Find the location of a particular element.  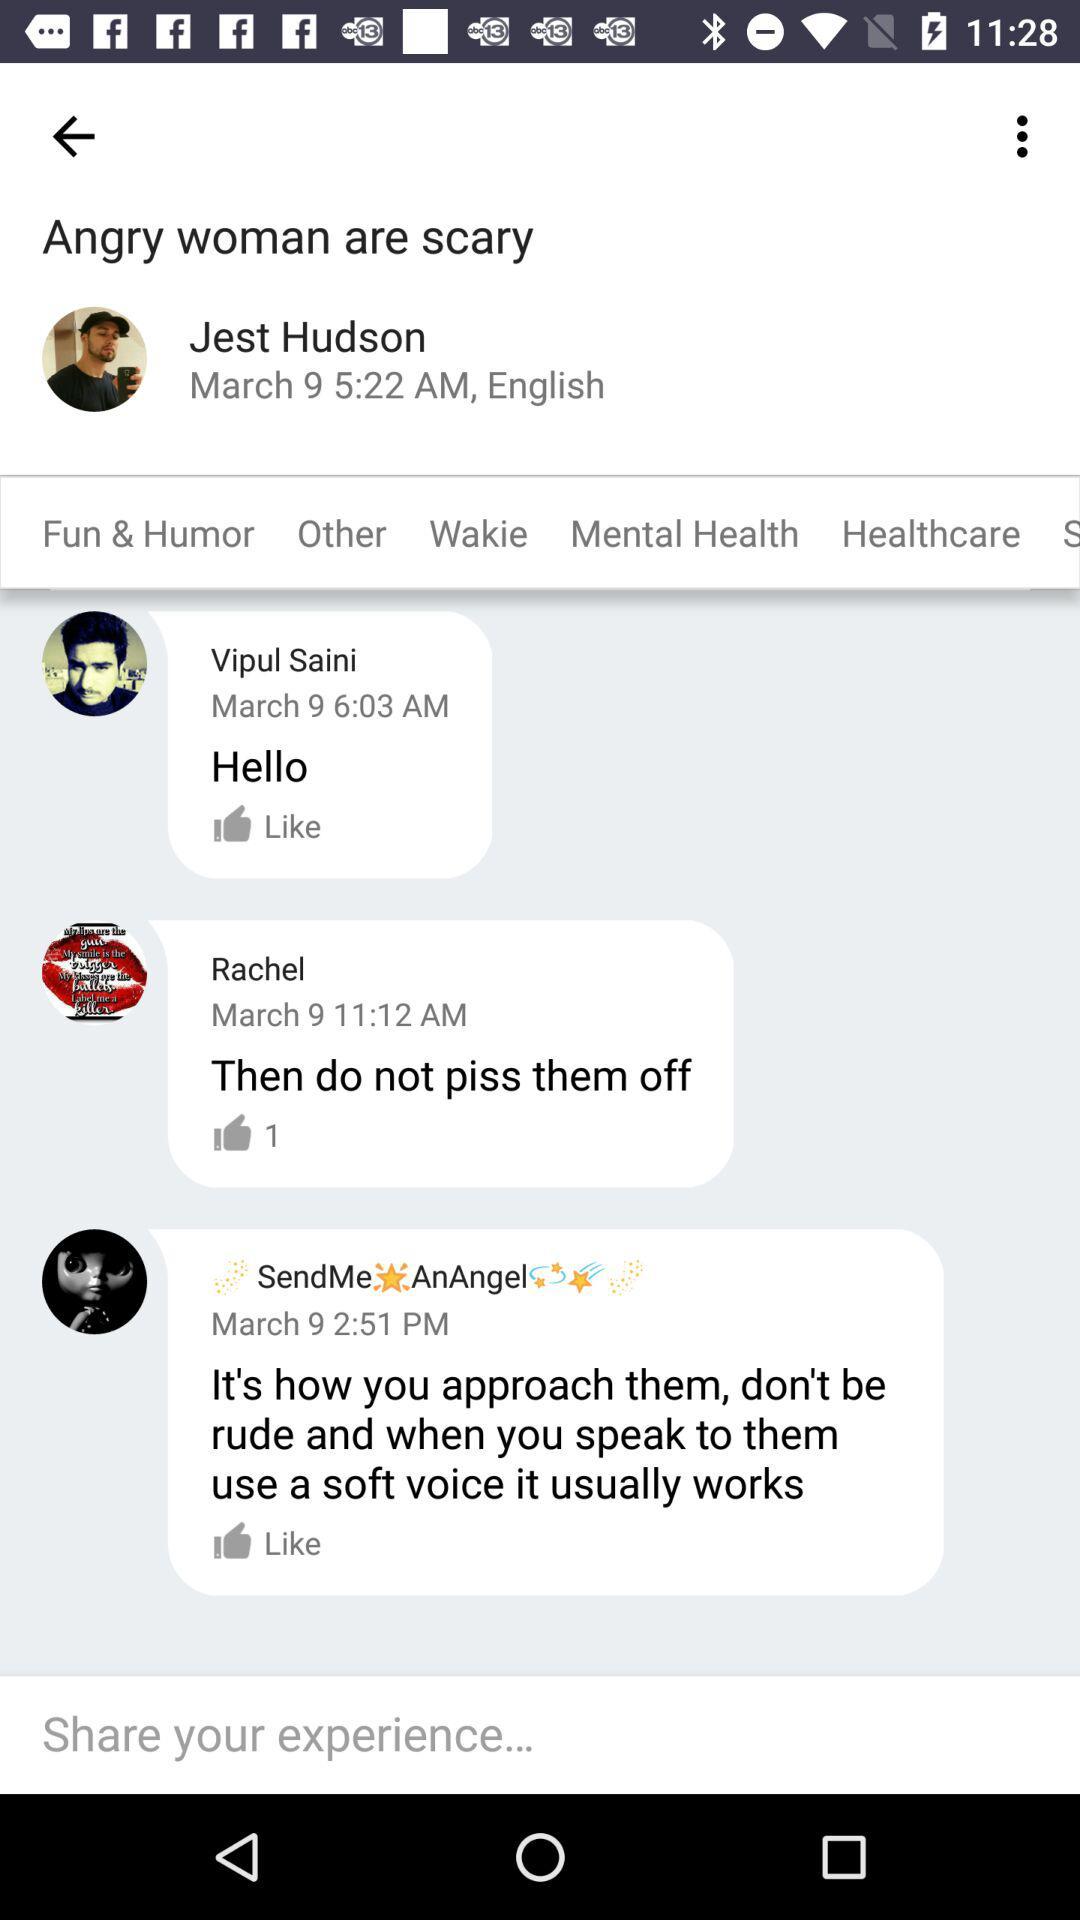

the item below the march 9 11 icon is located at coordinates (245, 1134).